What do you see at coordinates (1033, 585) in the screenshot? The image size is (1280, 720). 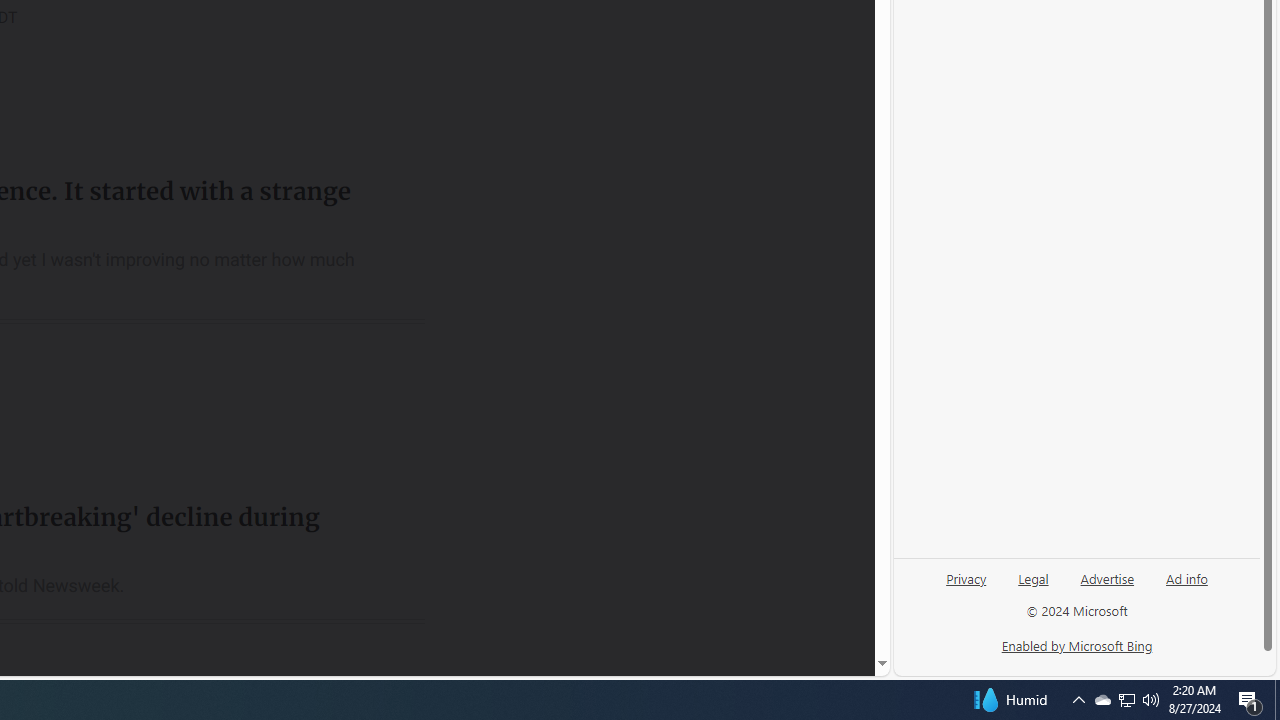 I see `'Legal'` at bounding box center [1033, 585].